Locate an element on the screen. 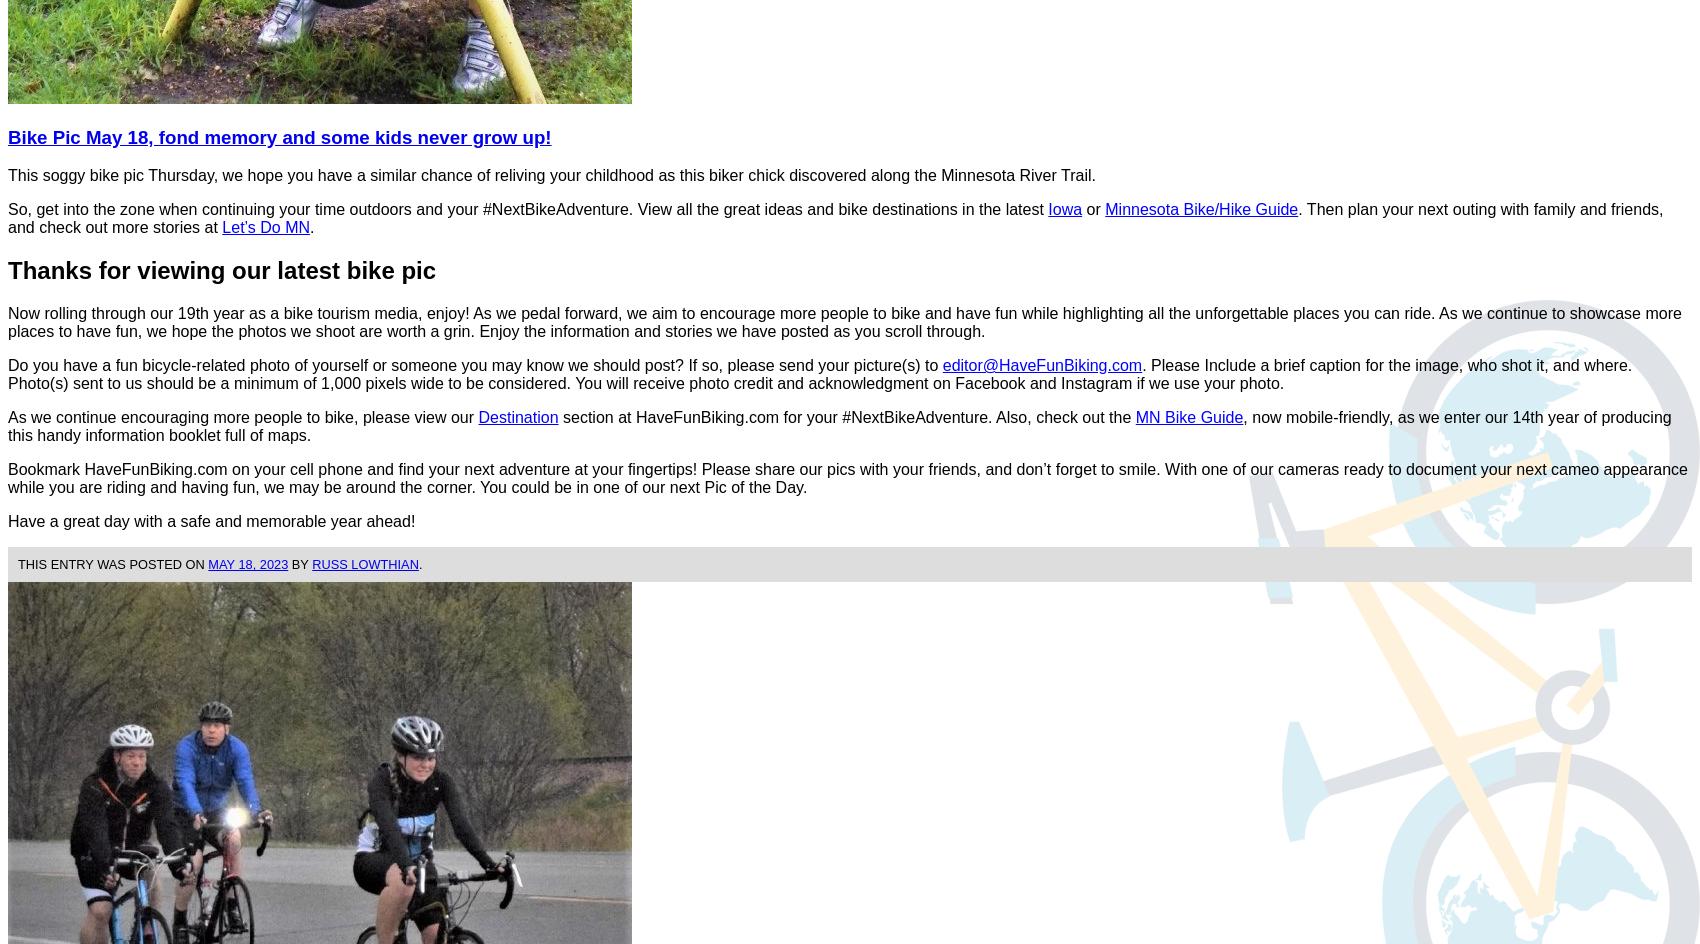  'on' is located at coordinates (195, 563).